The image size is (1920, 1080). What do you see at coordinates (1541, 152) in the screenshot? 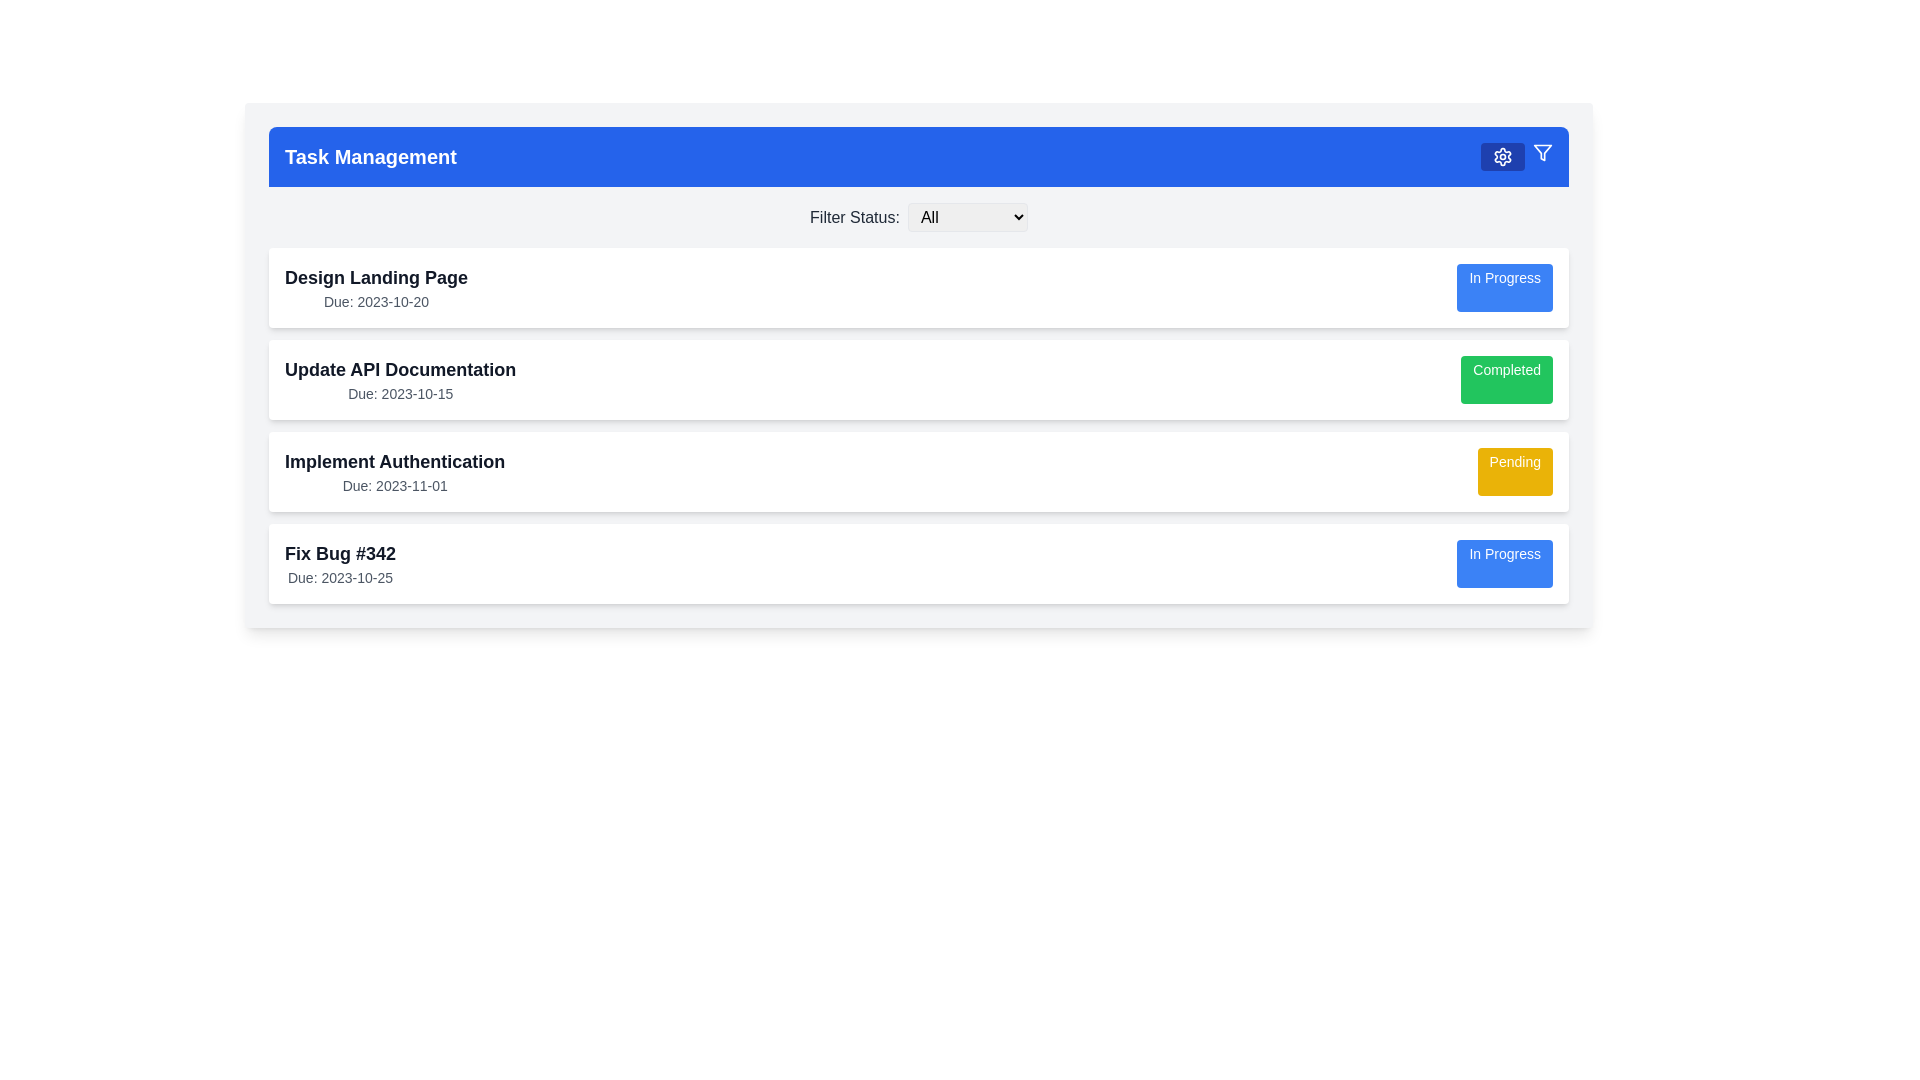
I see `the small white filter icon, resembling an inverted triangle, located at the top-right corner of the blue navigation bar` at bounding box center [1541, 152].